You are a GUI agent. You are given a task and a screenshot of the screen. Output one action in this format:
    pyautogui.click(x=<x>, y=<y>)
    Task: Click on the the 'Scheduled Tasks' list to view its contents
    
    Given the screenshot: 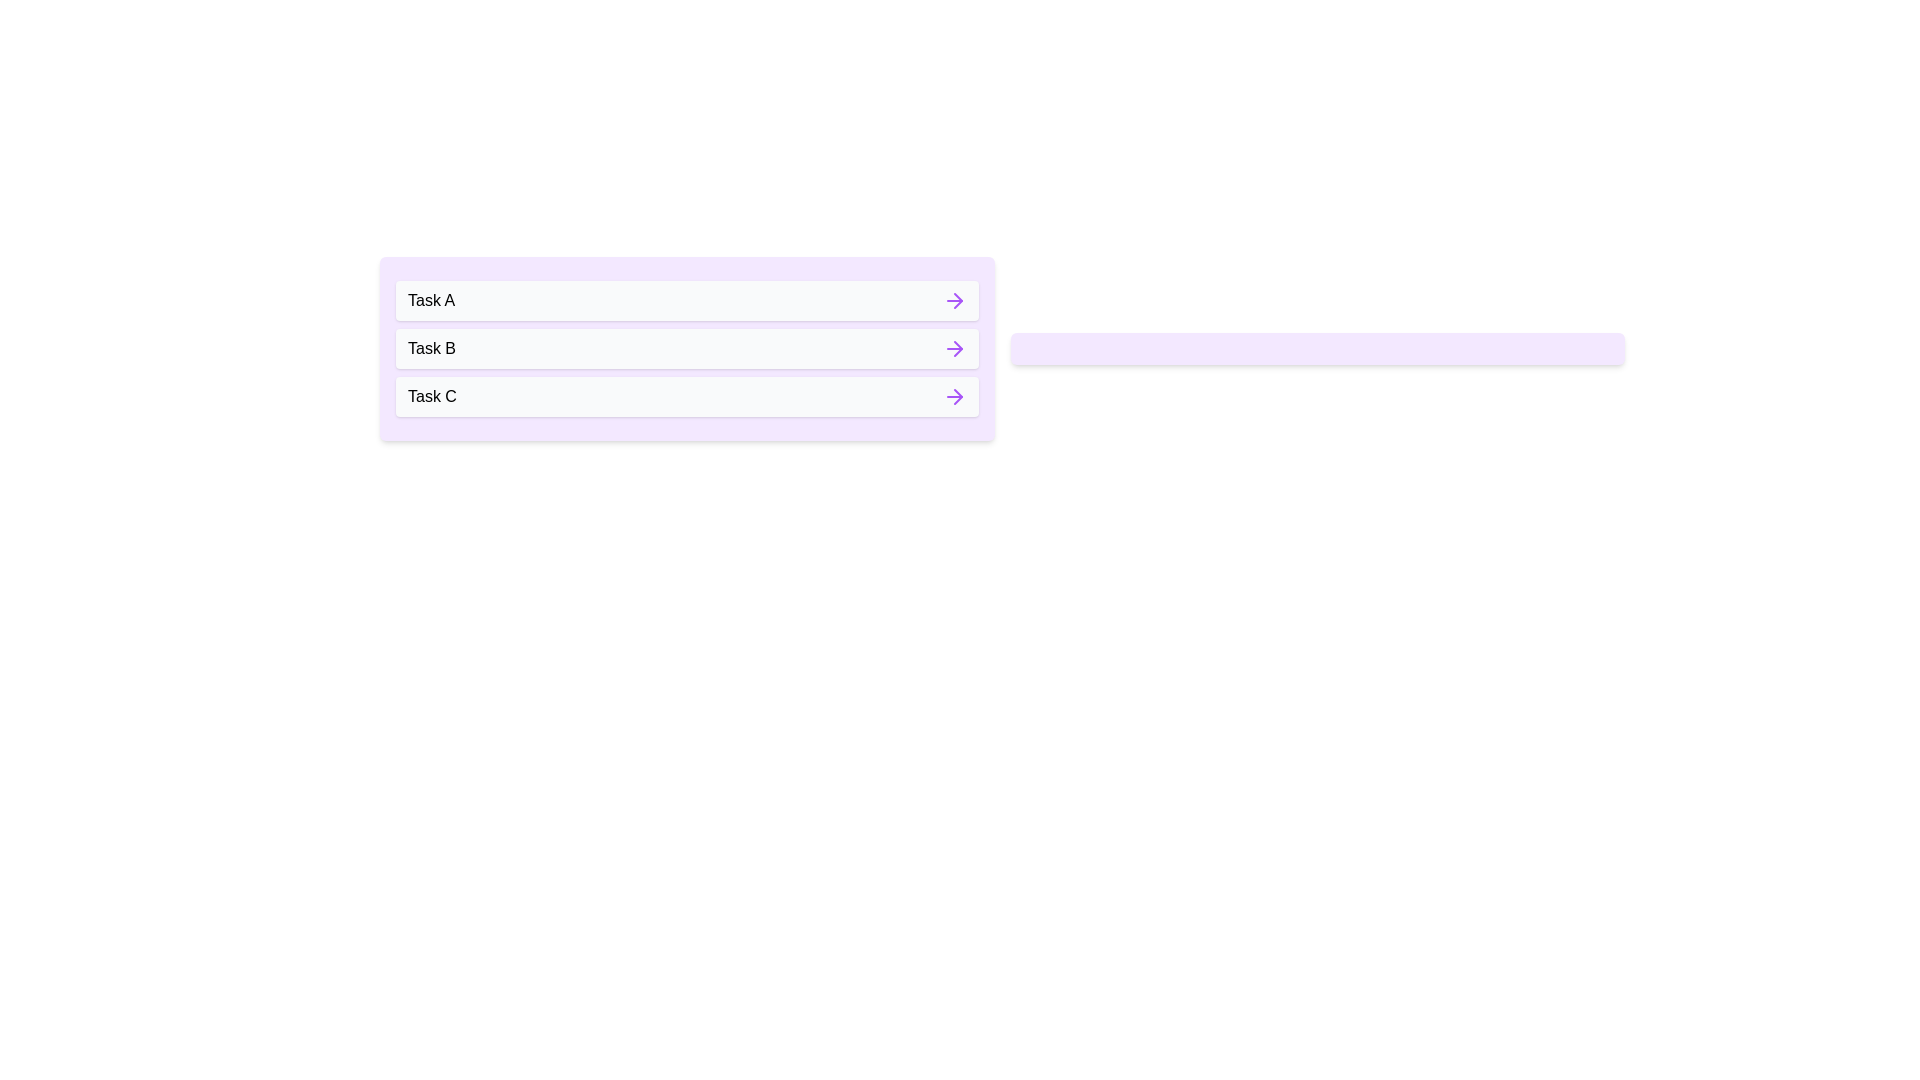 What is the action you would take?
    pyautogui.click(x=1317, y=347)
    